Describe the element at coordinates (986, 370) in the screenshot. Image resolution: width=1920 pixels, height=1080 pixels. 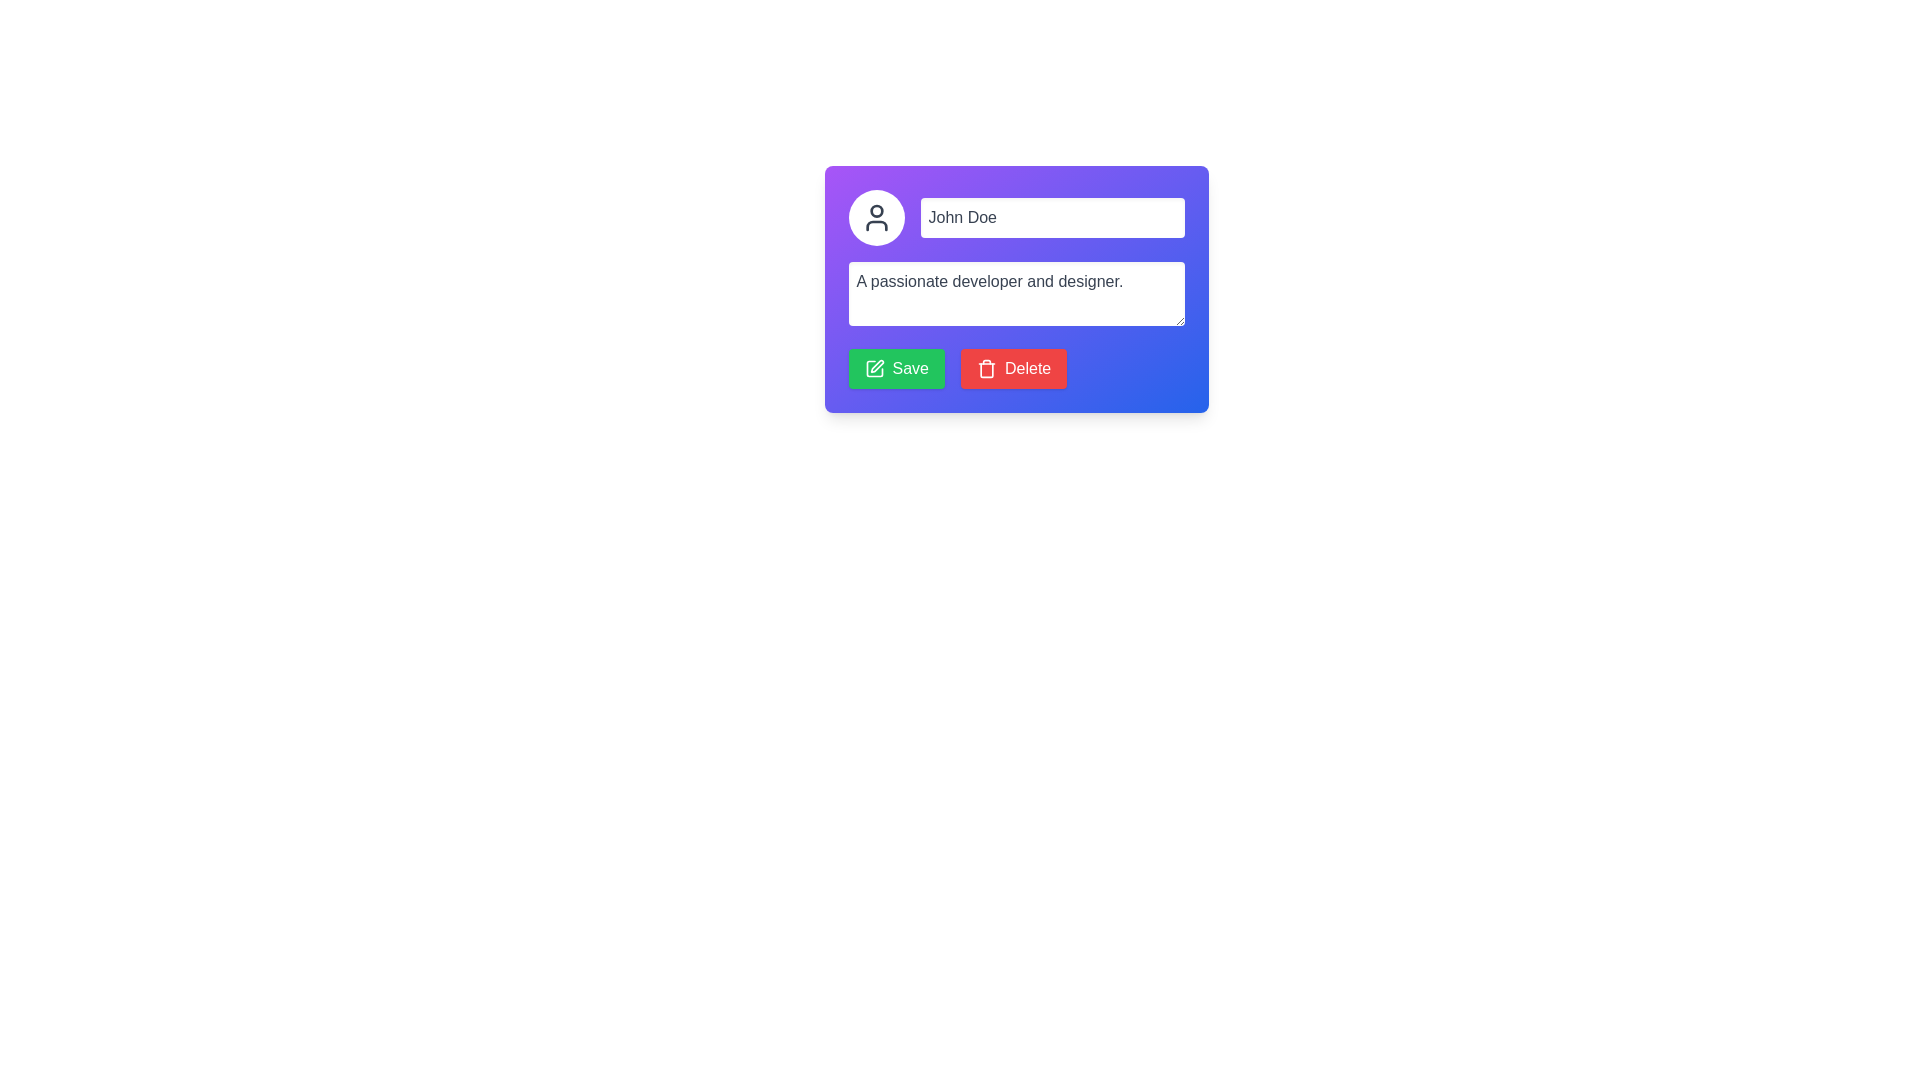
I see `the trash bin icon part within the 'Delete' button, which is represented by a rectangular outline` at that location.